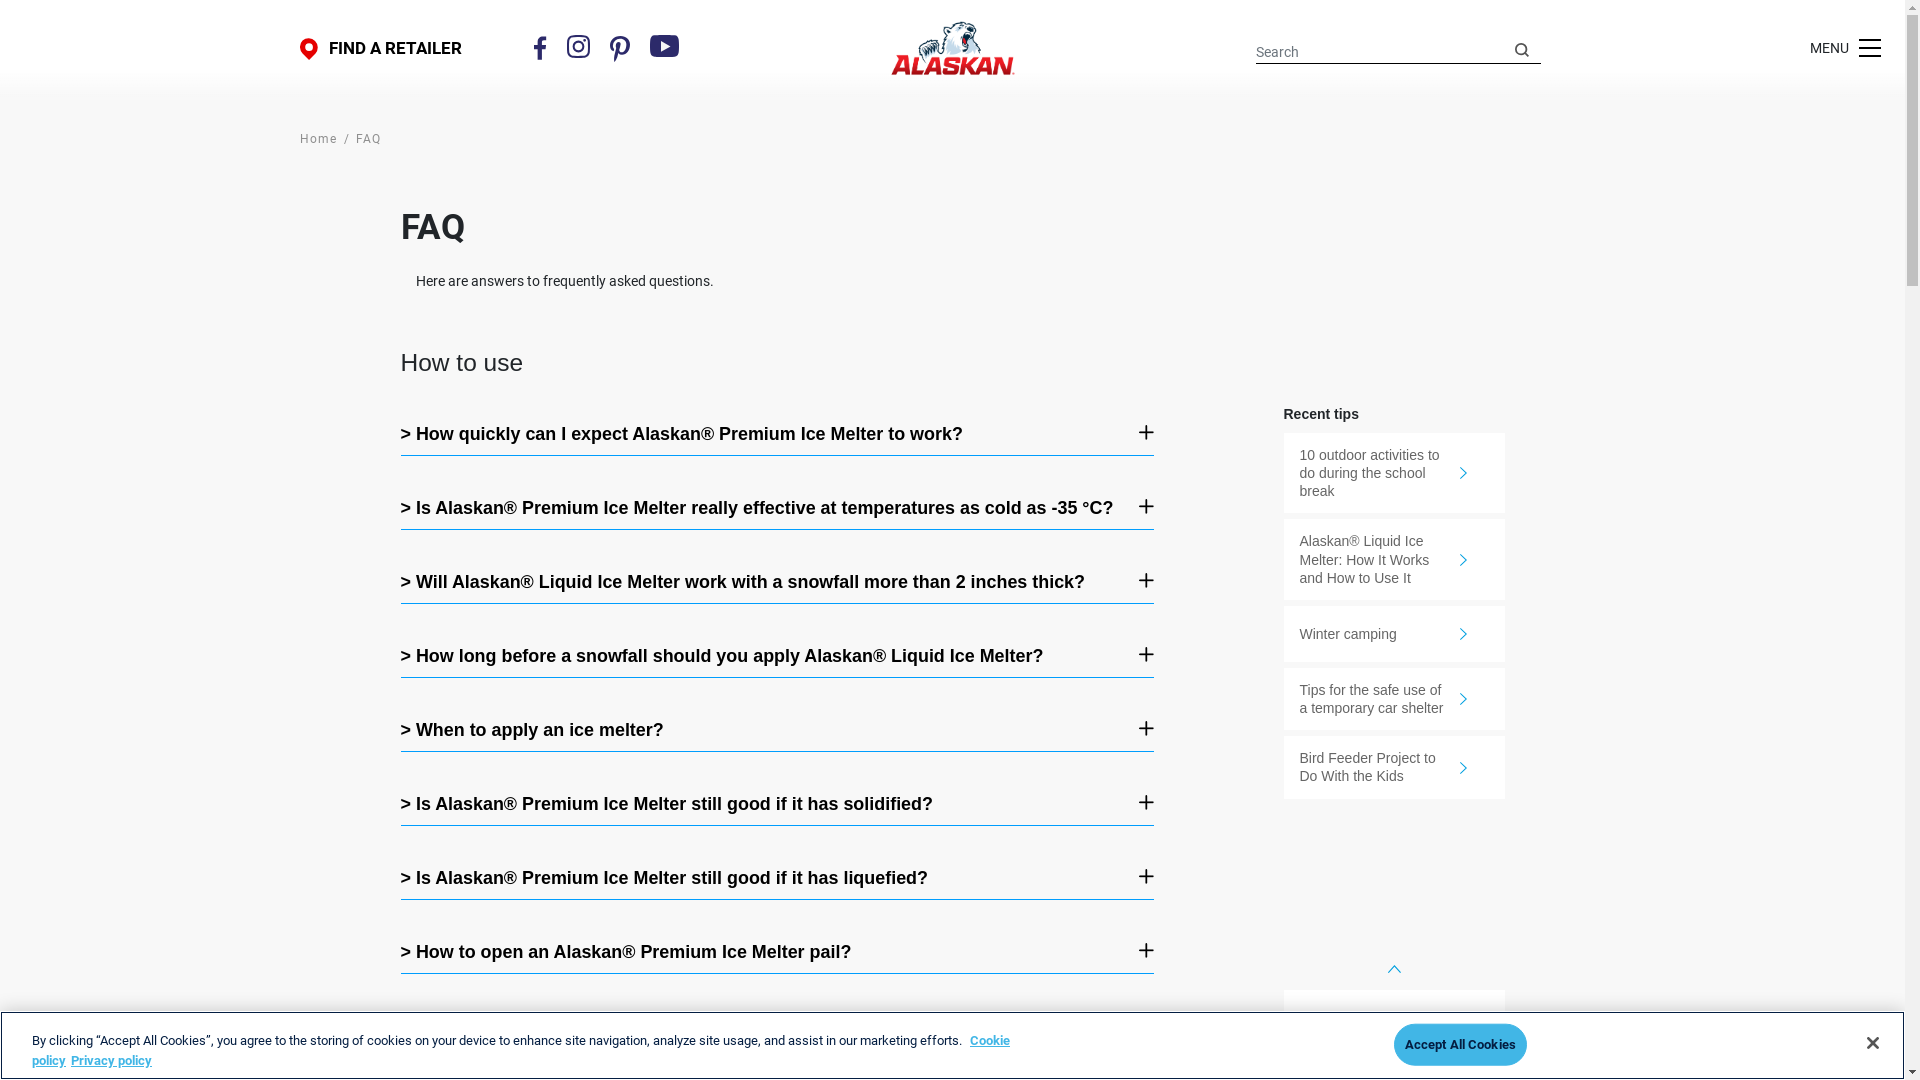 The width and height of the screenshot is (1920, 1080). I want to click on 'Skip to main content', so click(0, 0).